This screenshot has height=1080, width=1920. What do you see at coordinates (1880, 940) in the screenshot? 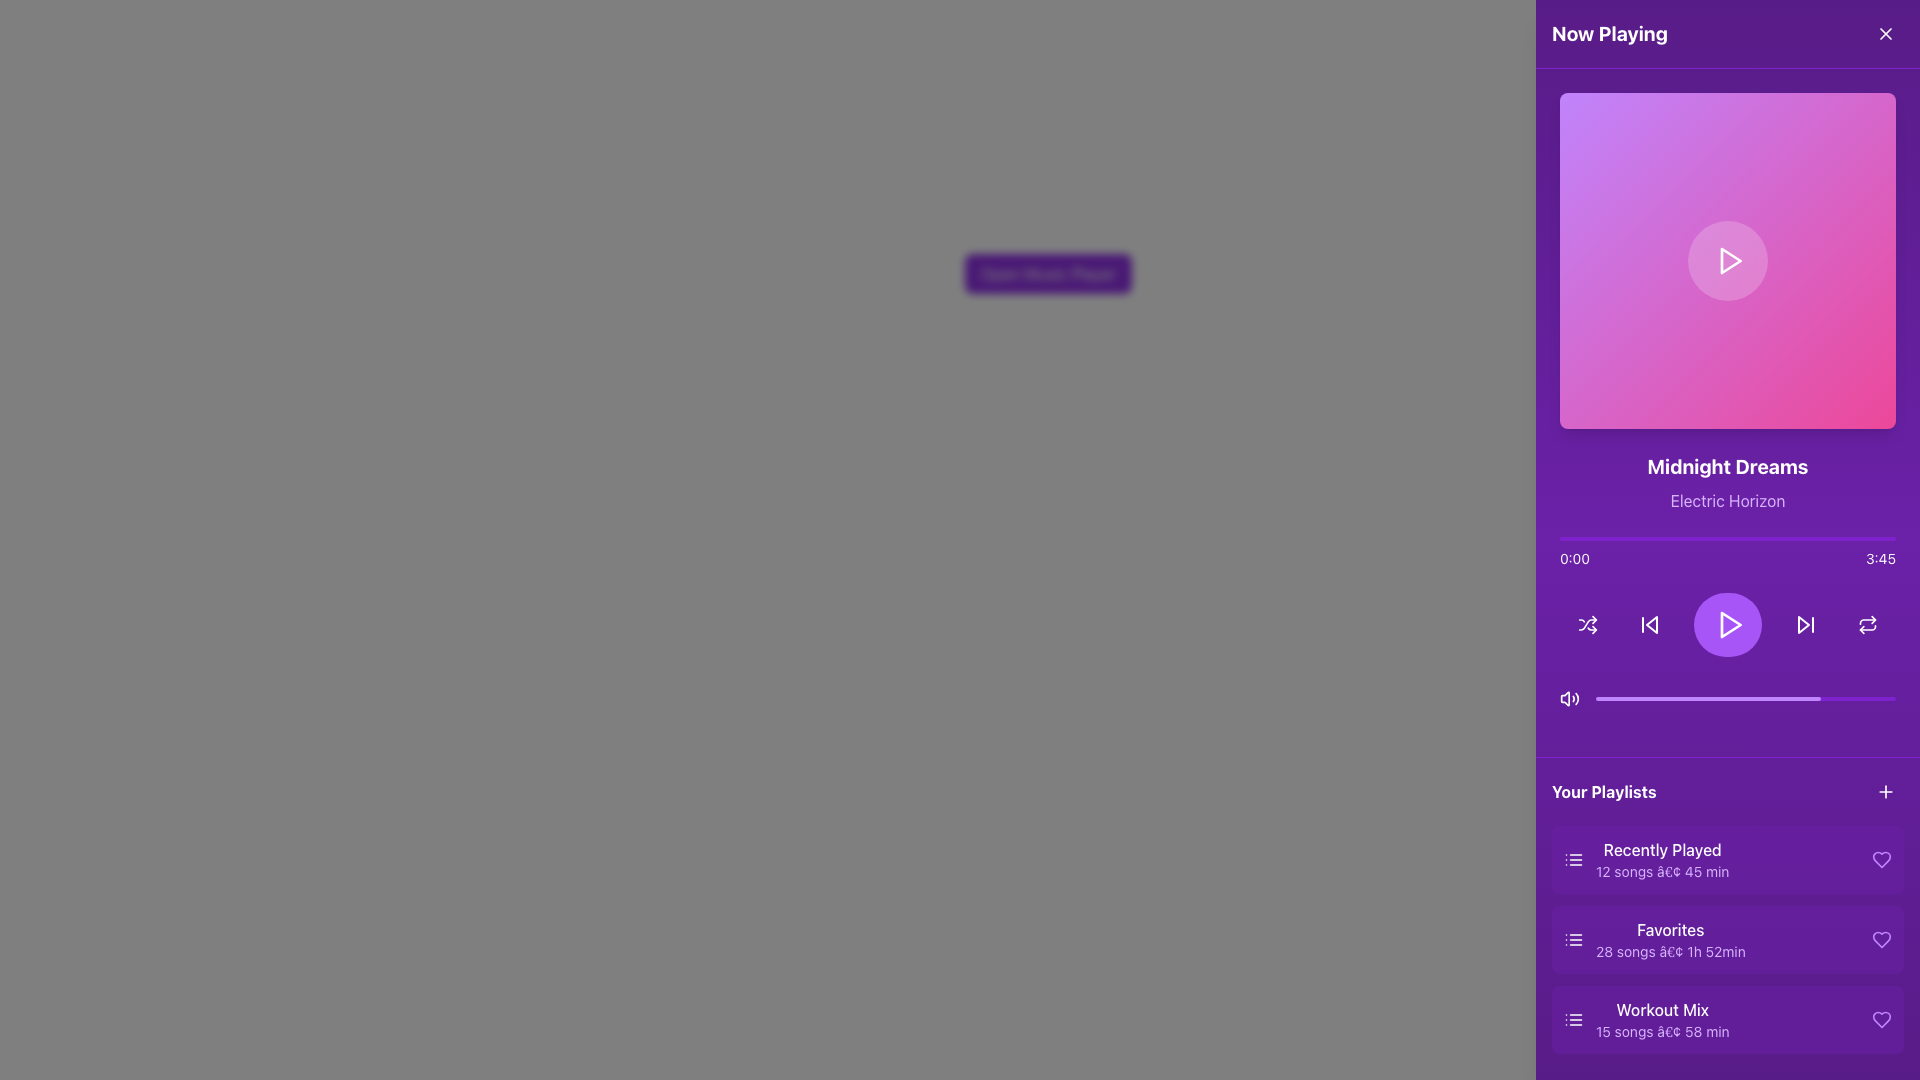
I see `the heart-shaped icon located beside the 'Favorites' playlist in the 'Your Playlists' section` at bounding box center [1880, 940].